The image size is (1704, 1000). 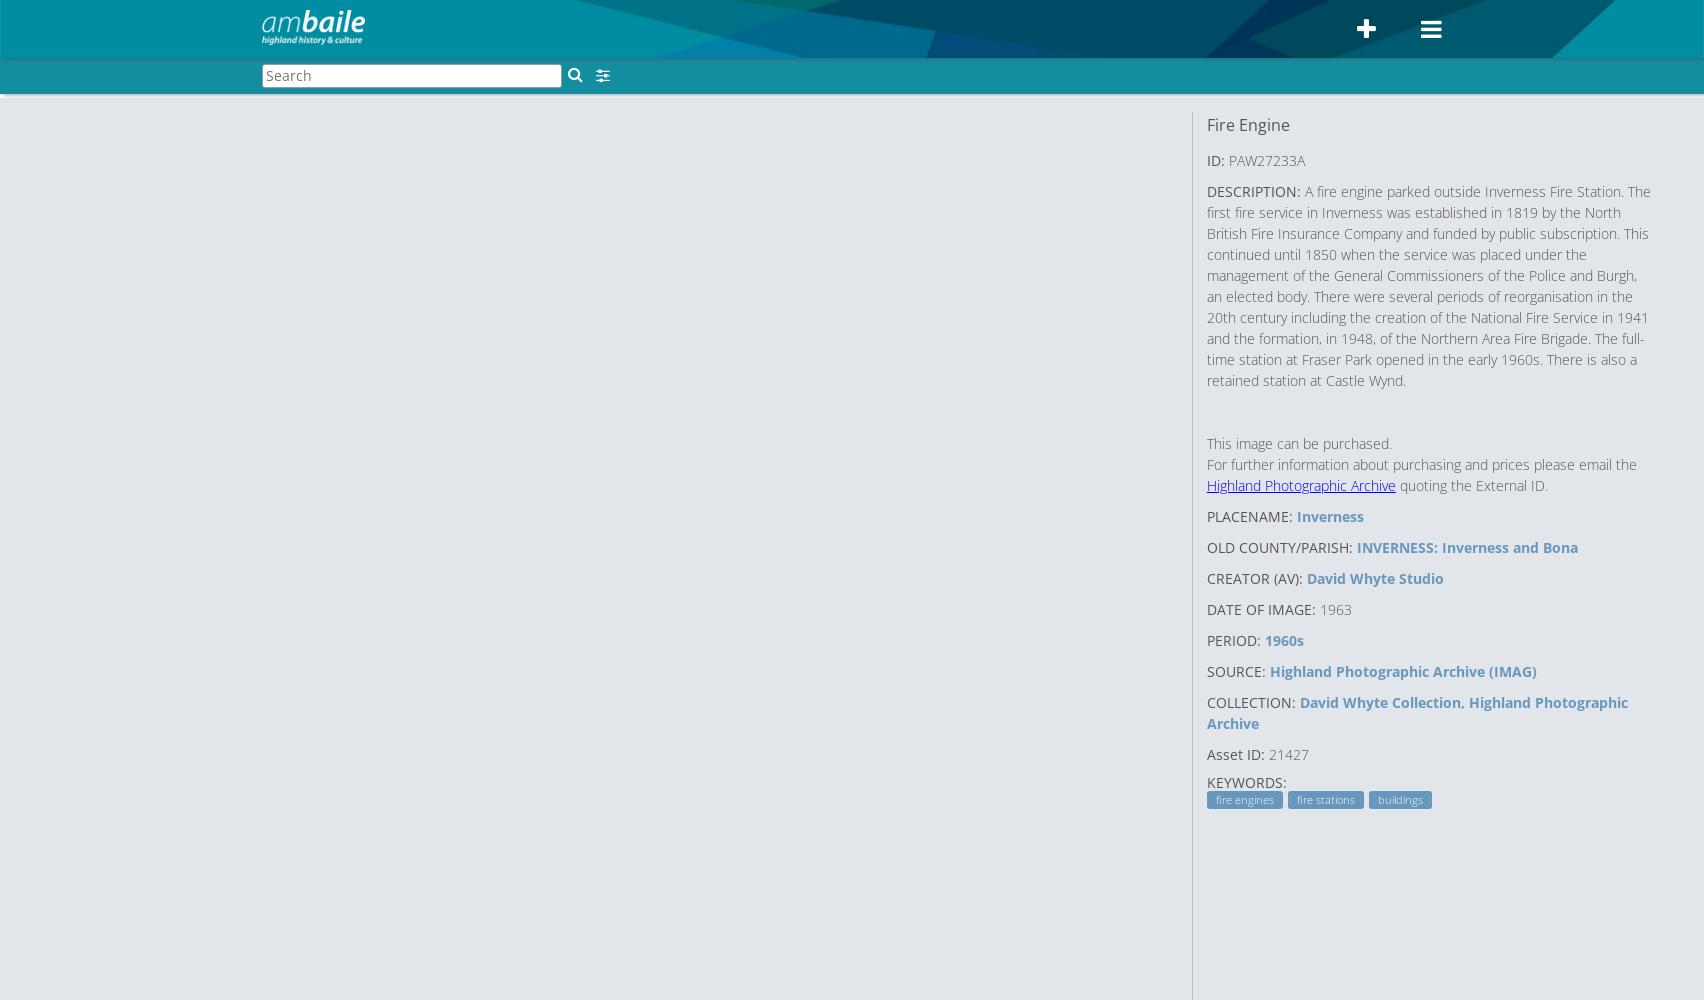 What do you see at coordinates (1429, 326) in the screenshot?
I see `'A fire engine parked outside Inverness Fire Station. The first fire service in Inverness was established in 1819 by the North British Fire Insurance Company and funded by public subscription. This continued until 1850 when the service was placed under the management of the General Commissioners of the Police and Burgh, an elected body. There were several periods of reorganisation in the 20th century including the creation of the National Fire Service in 1941 and the formation, in 1948, of the Northern Area Fire Brigade. The full-time station at Fraser Park opened in the early 1960s. There is also a retained station at Castle Wynd. 


This image can be purchased.
For further information about purchasing and prices please email the'` at bounding box center [1429, 326].